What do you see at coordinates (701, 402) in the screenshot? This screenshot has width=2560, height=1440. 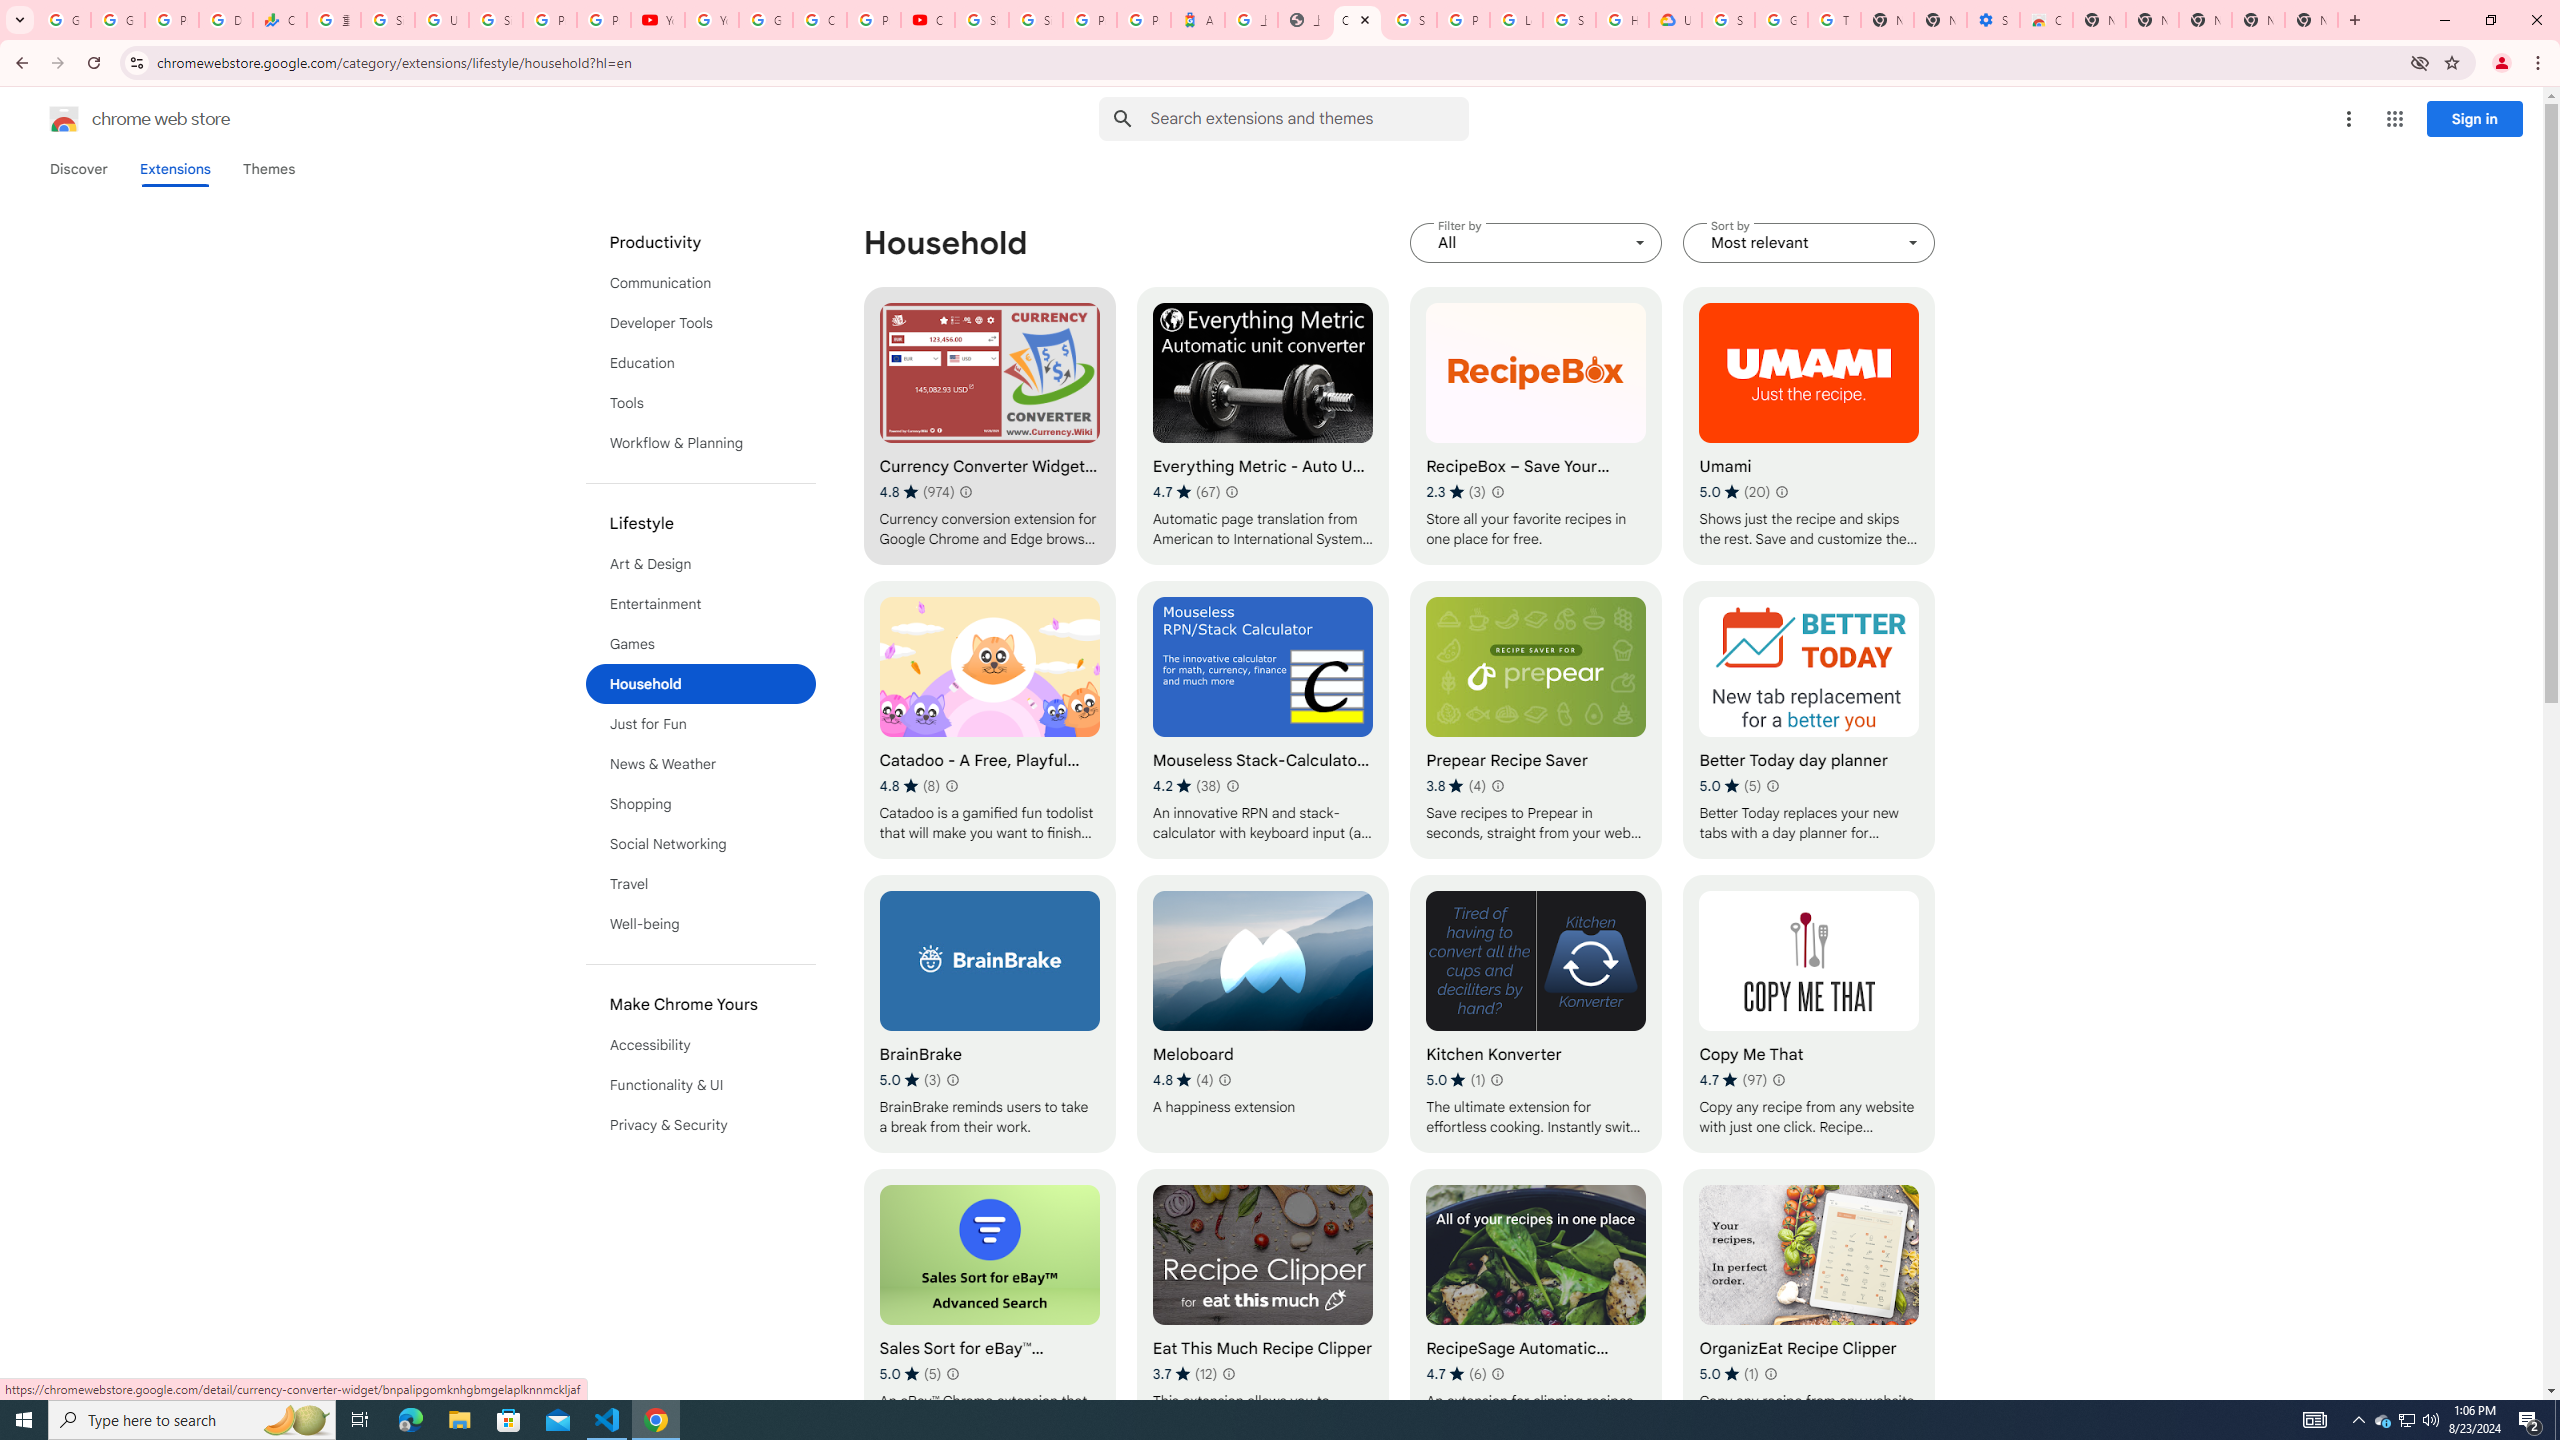 I see `'Tools'` at bounding box center [701, 402].